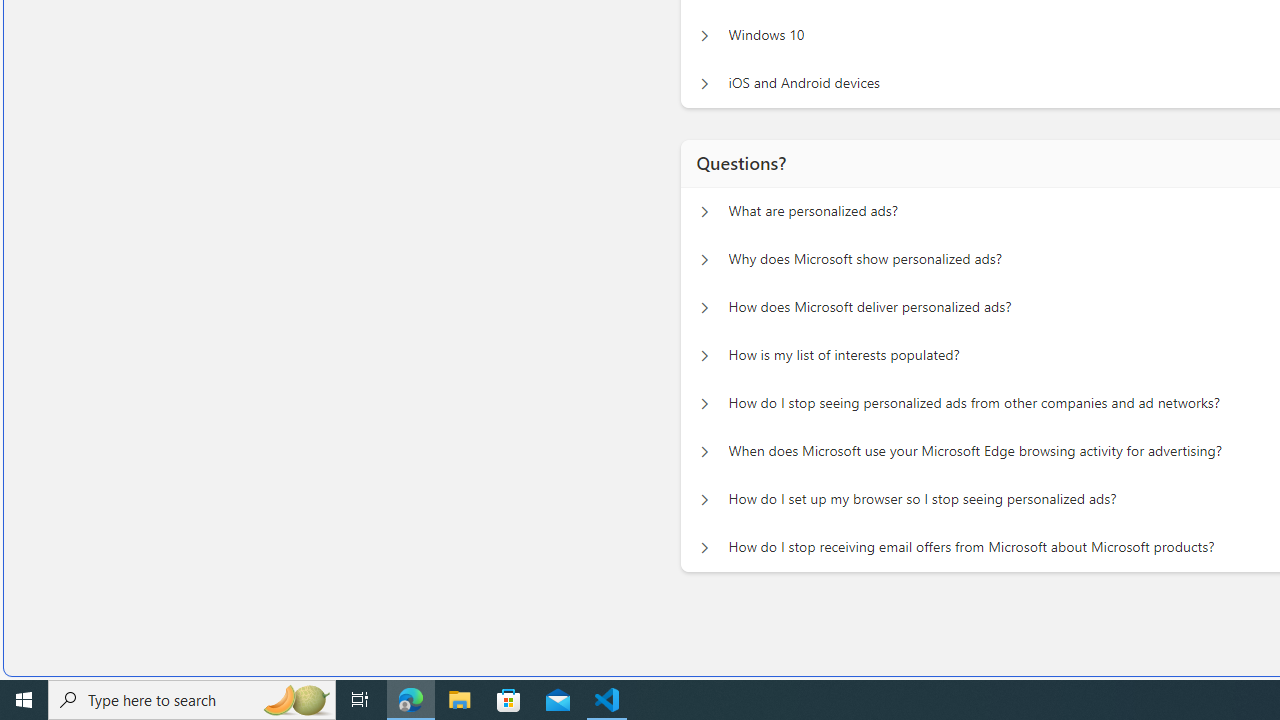 The height and width of the screenshot is (720, 1280). I want to click on 'Questions? How does Microsoft deliver personalized ads?', so click(704, 303).